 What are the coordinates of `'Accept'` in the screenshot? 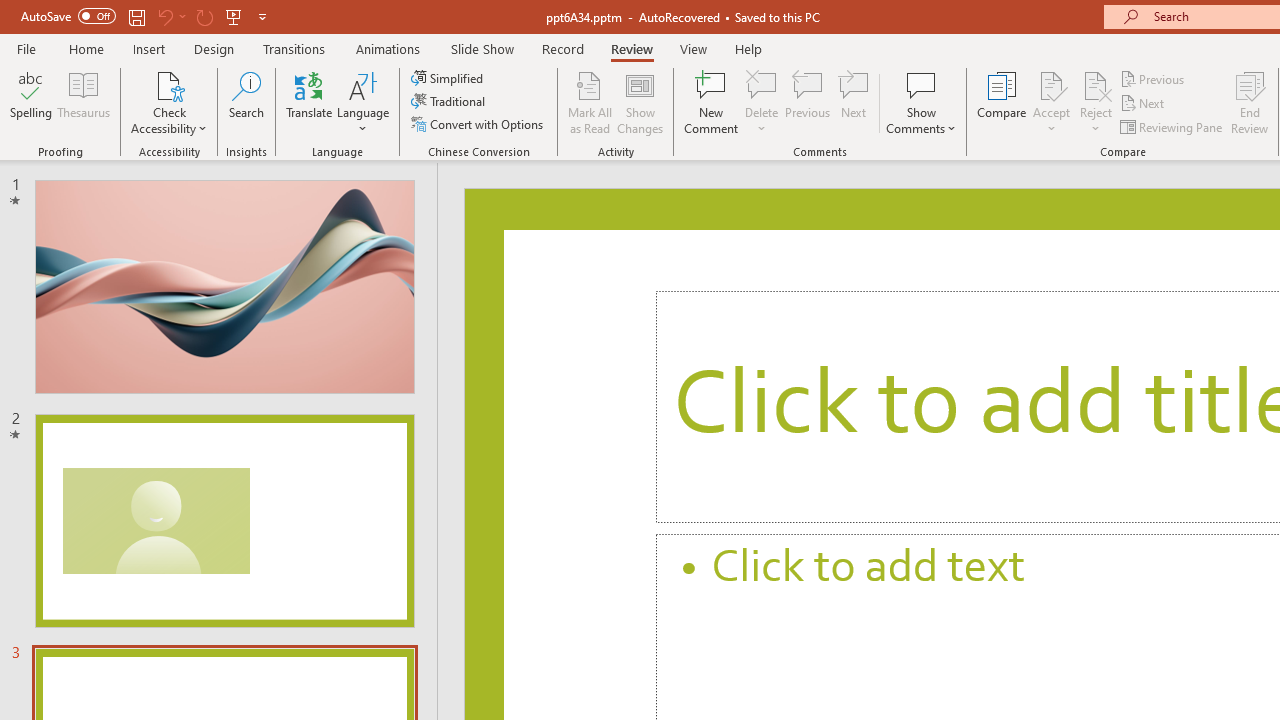 It's located at (1050, 103).